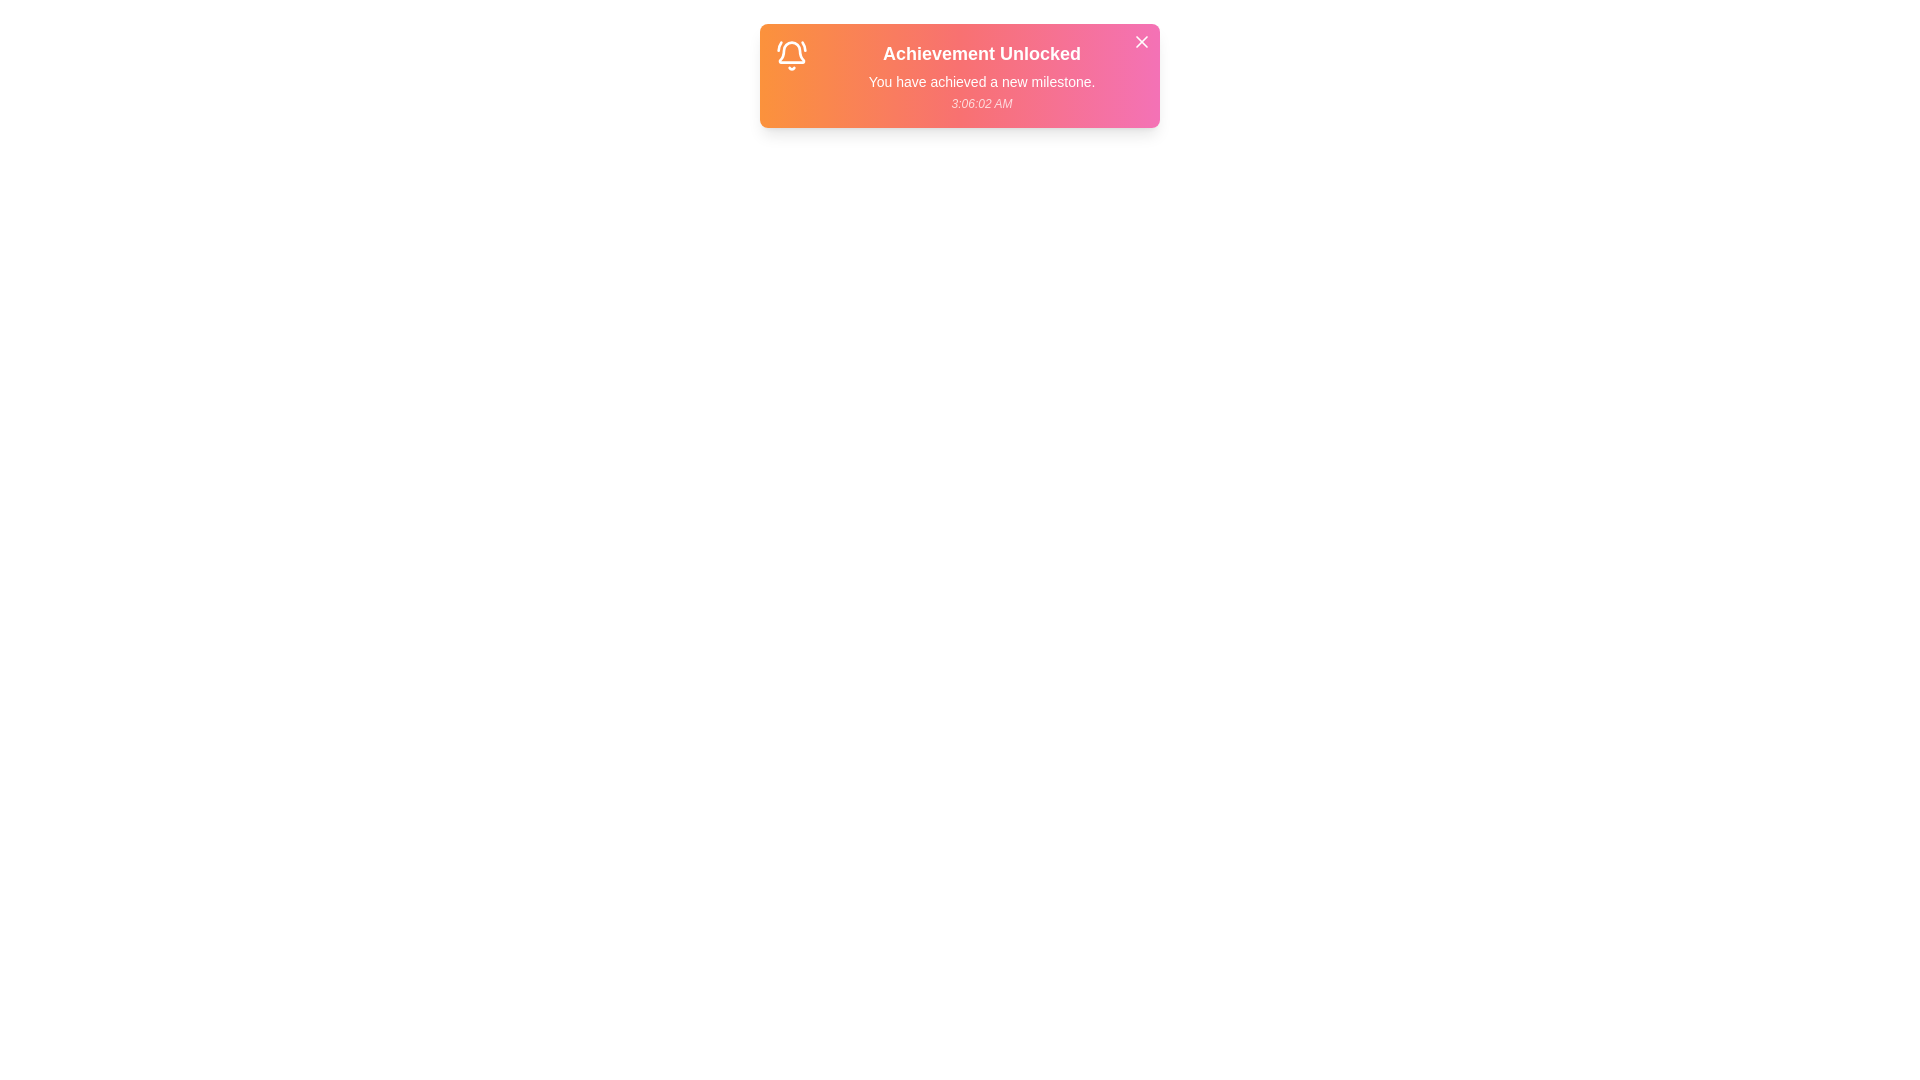 The height and width of the screenshot is (1080, 1920). I want to click on the text content of the notification: Timestamp, so click(982, 104).